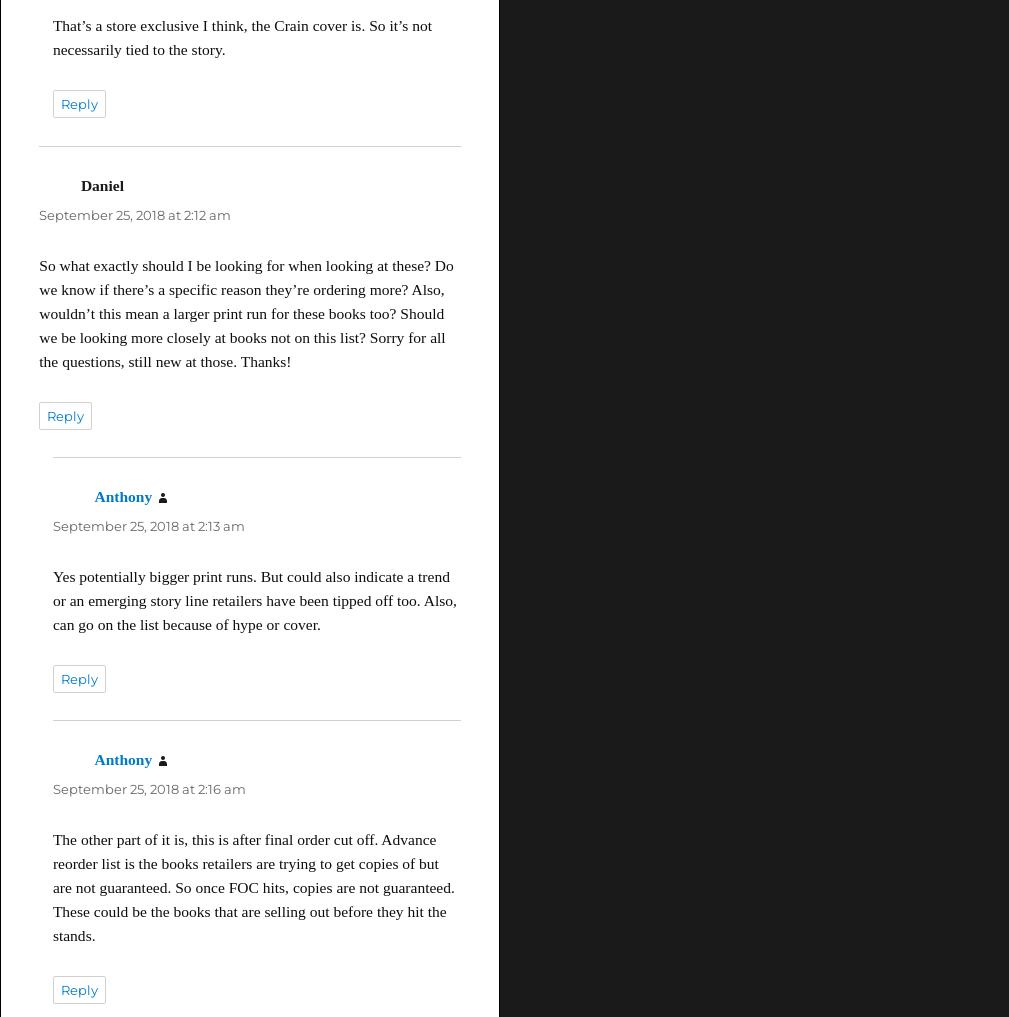  Describe the element at coordinates (100, 184) in the screenshot. I see `'Daniel'` at that location.